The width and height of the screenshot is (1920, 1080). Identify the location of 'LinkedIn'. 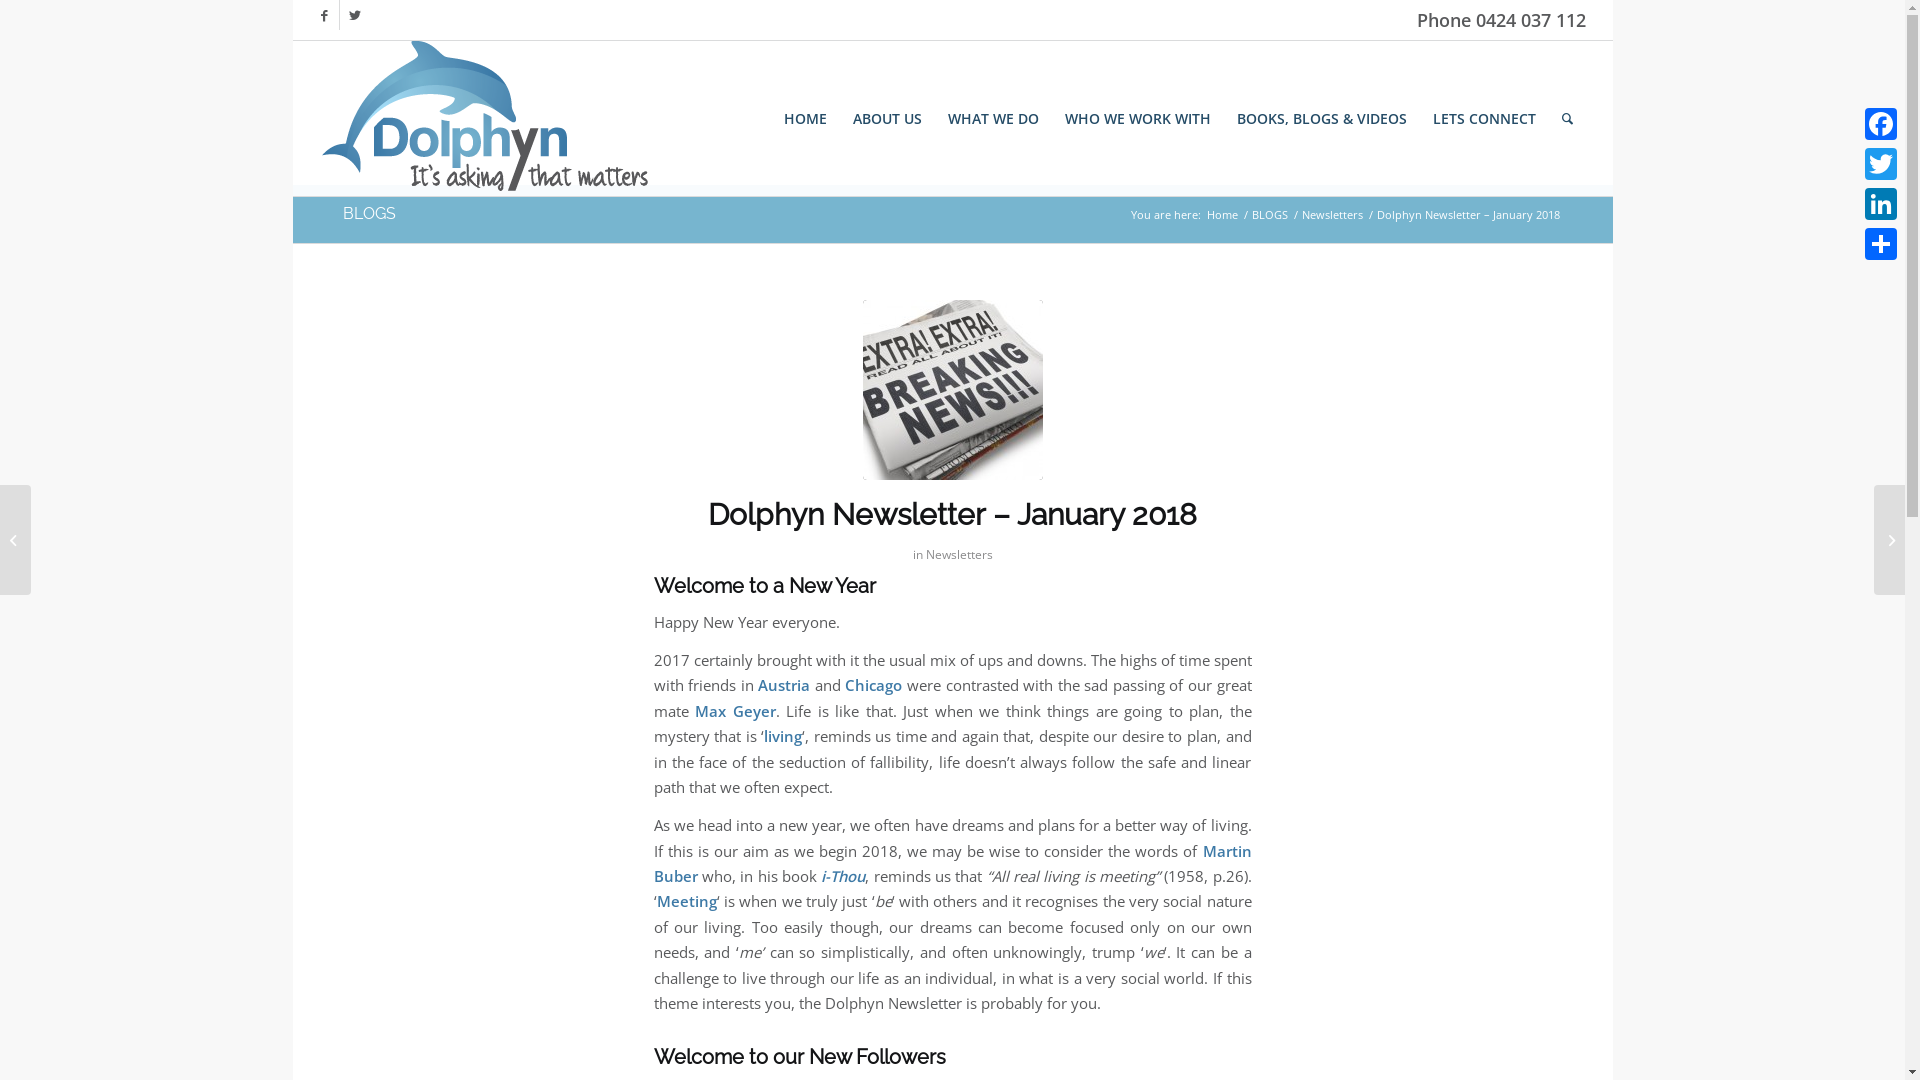
(1880, 204).